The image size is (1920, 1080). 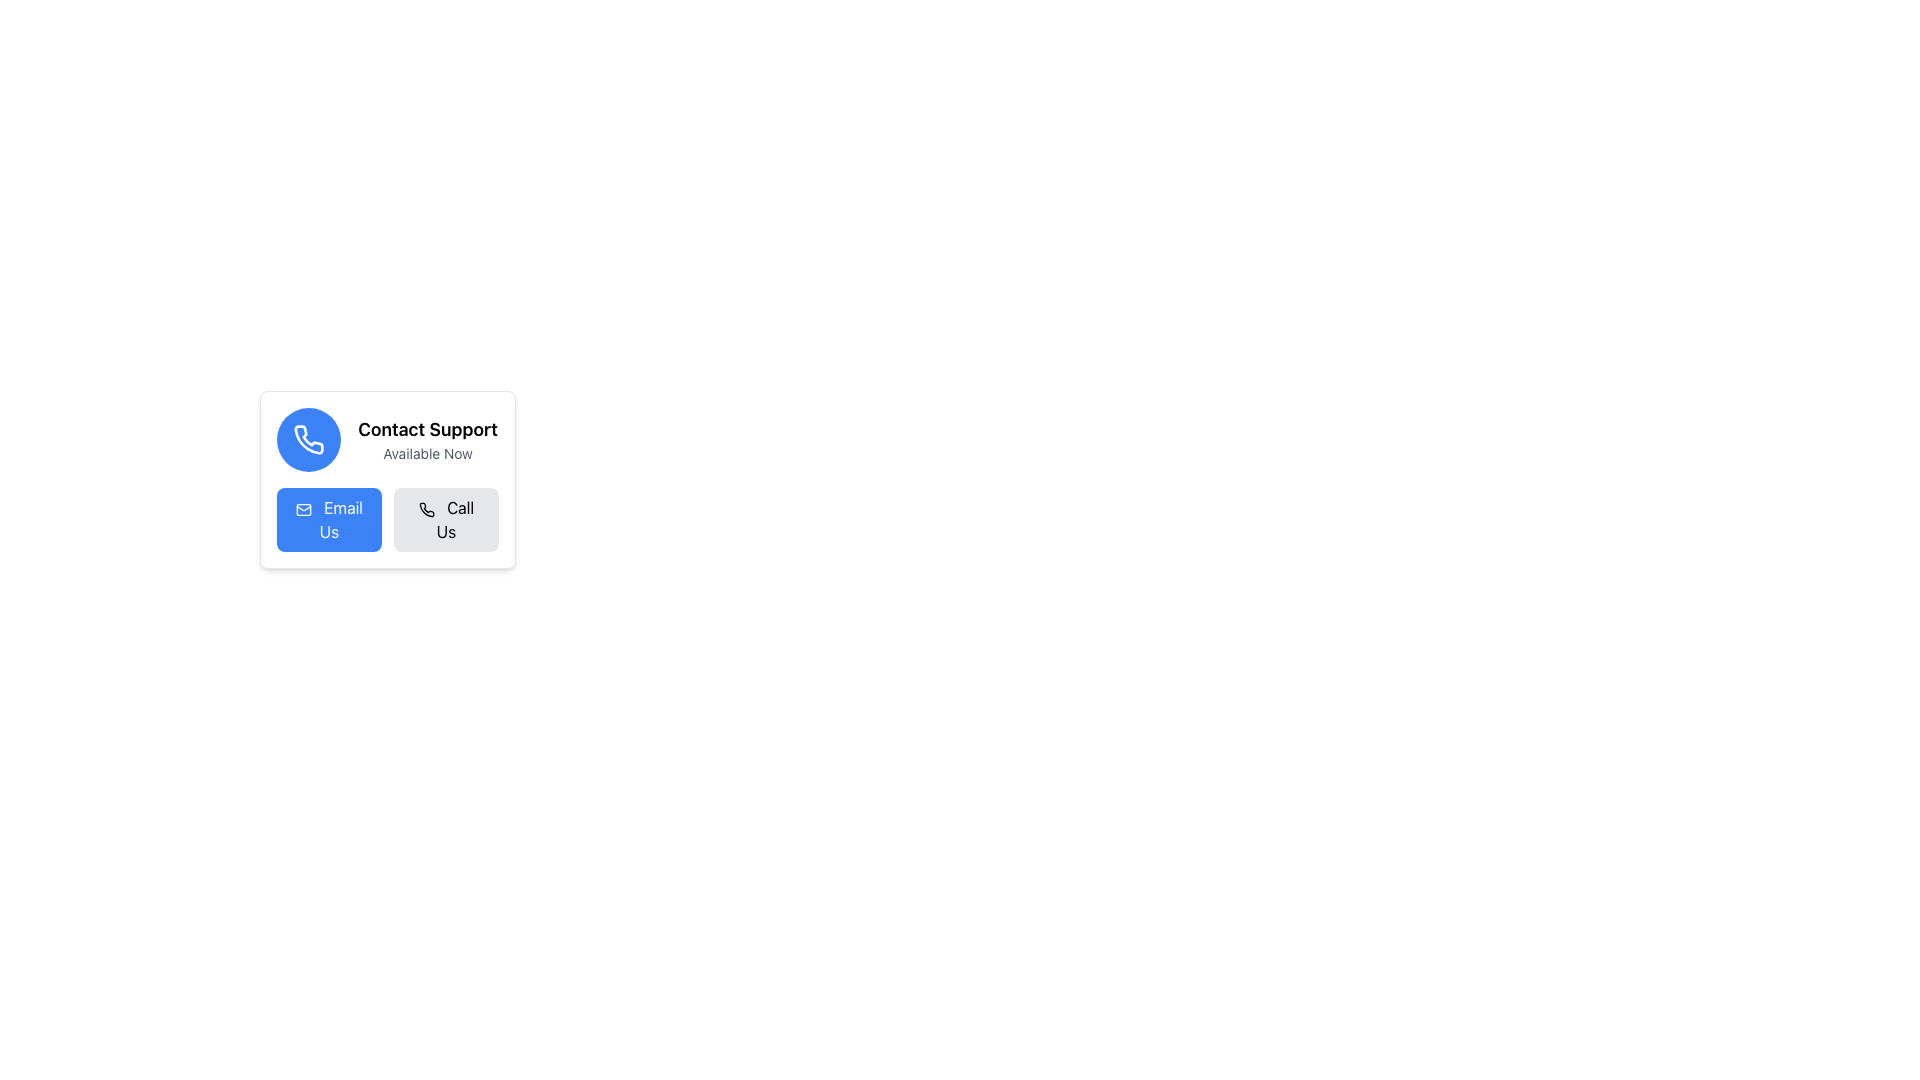 I want to click on the Information Display section that contains a white phone icon in a blue circle, with the text 'Contact Support' and 'Available Now', so click(x=388, y=438).